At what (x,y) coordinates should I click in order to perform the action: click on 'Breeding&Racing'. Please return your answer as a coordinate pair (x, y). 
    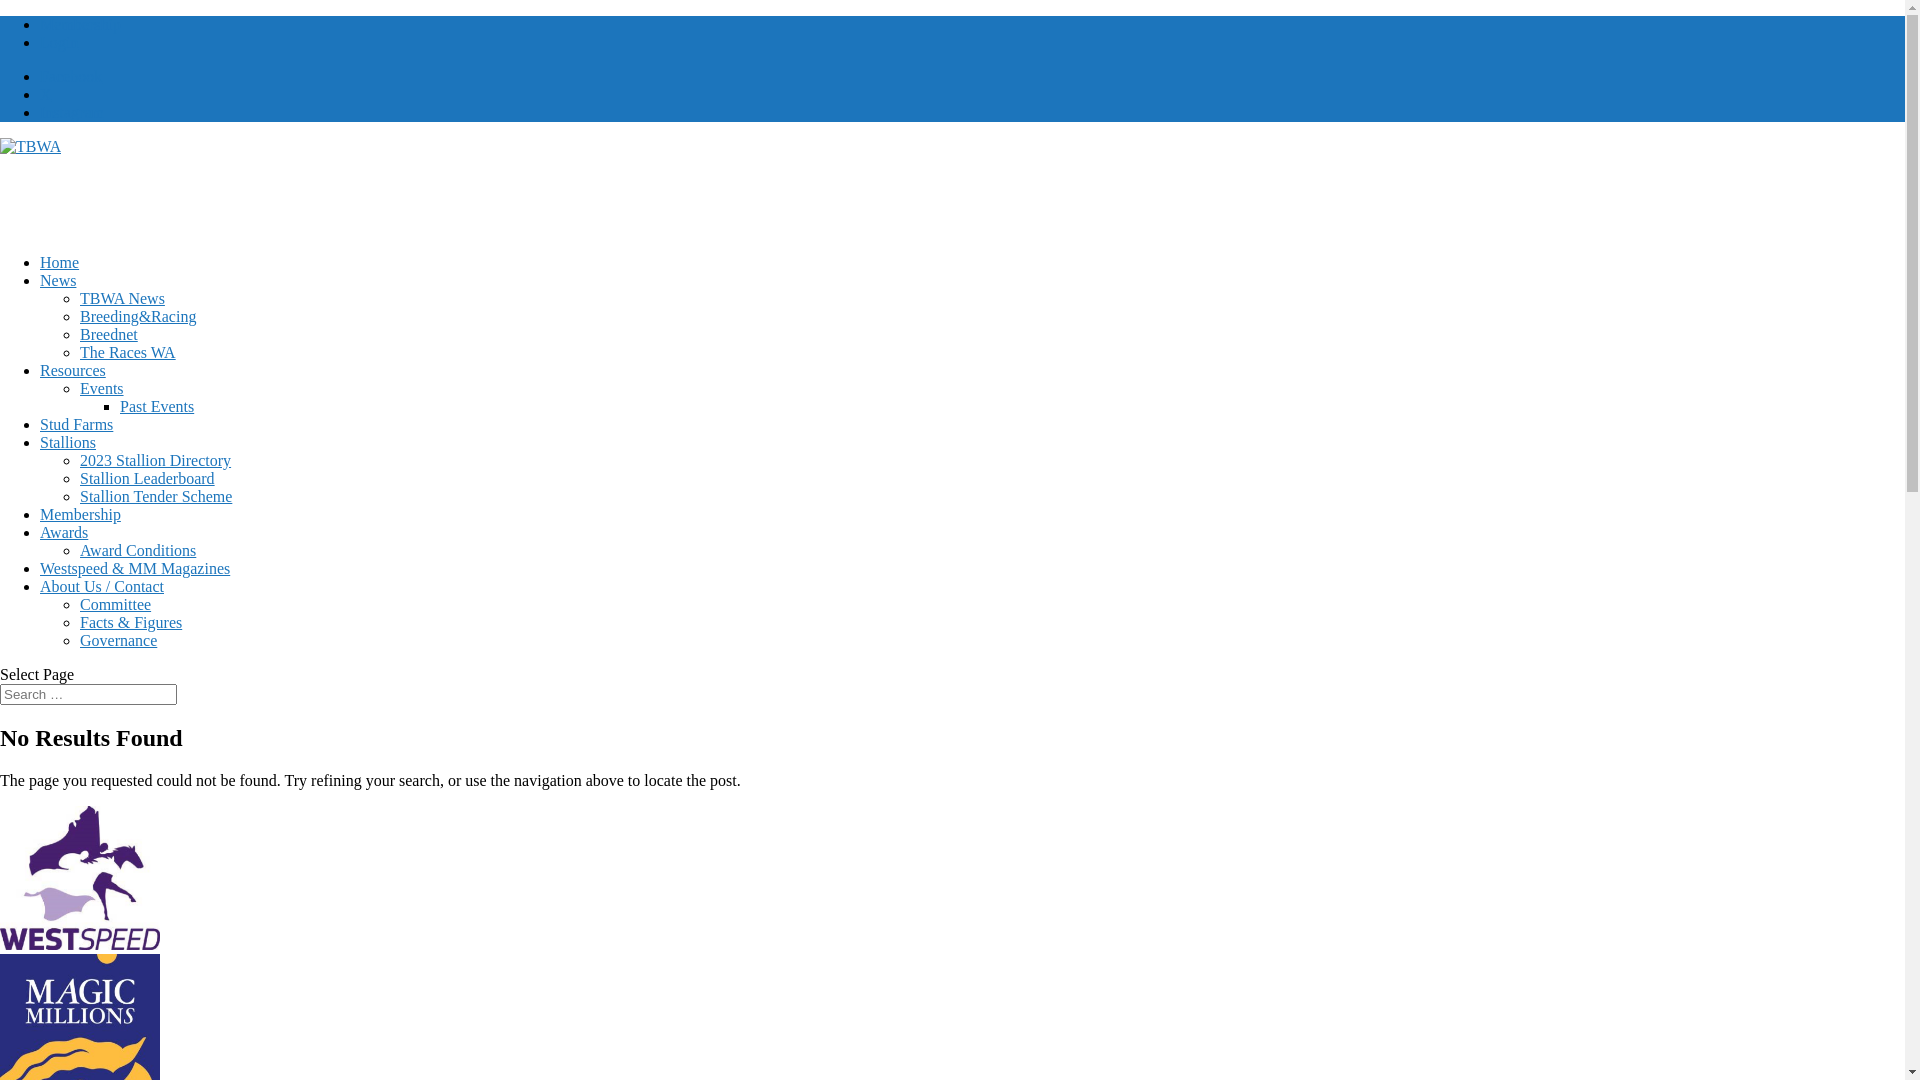
    Looking at the image, I should click on (80, 315).